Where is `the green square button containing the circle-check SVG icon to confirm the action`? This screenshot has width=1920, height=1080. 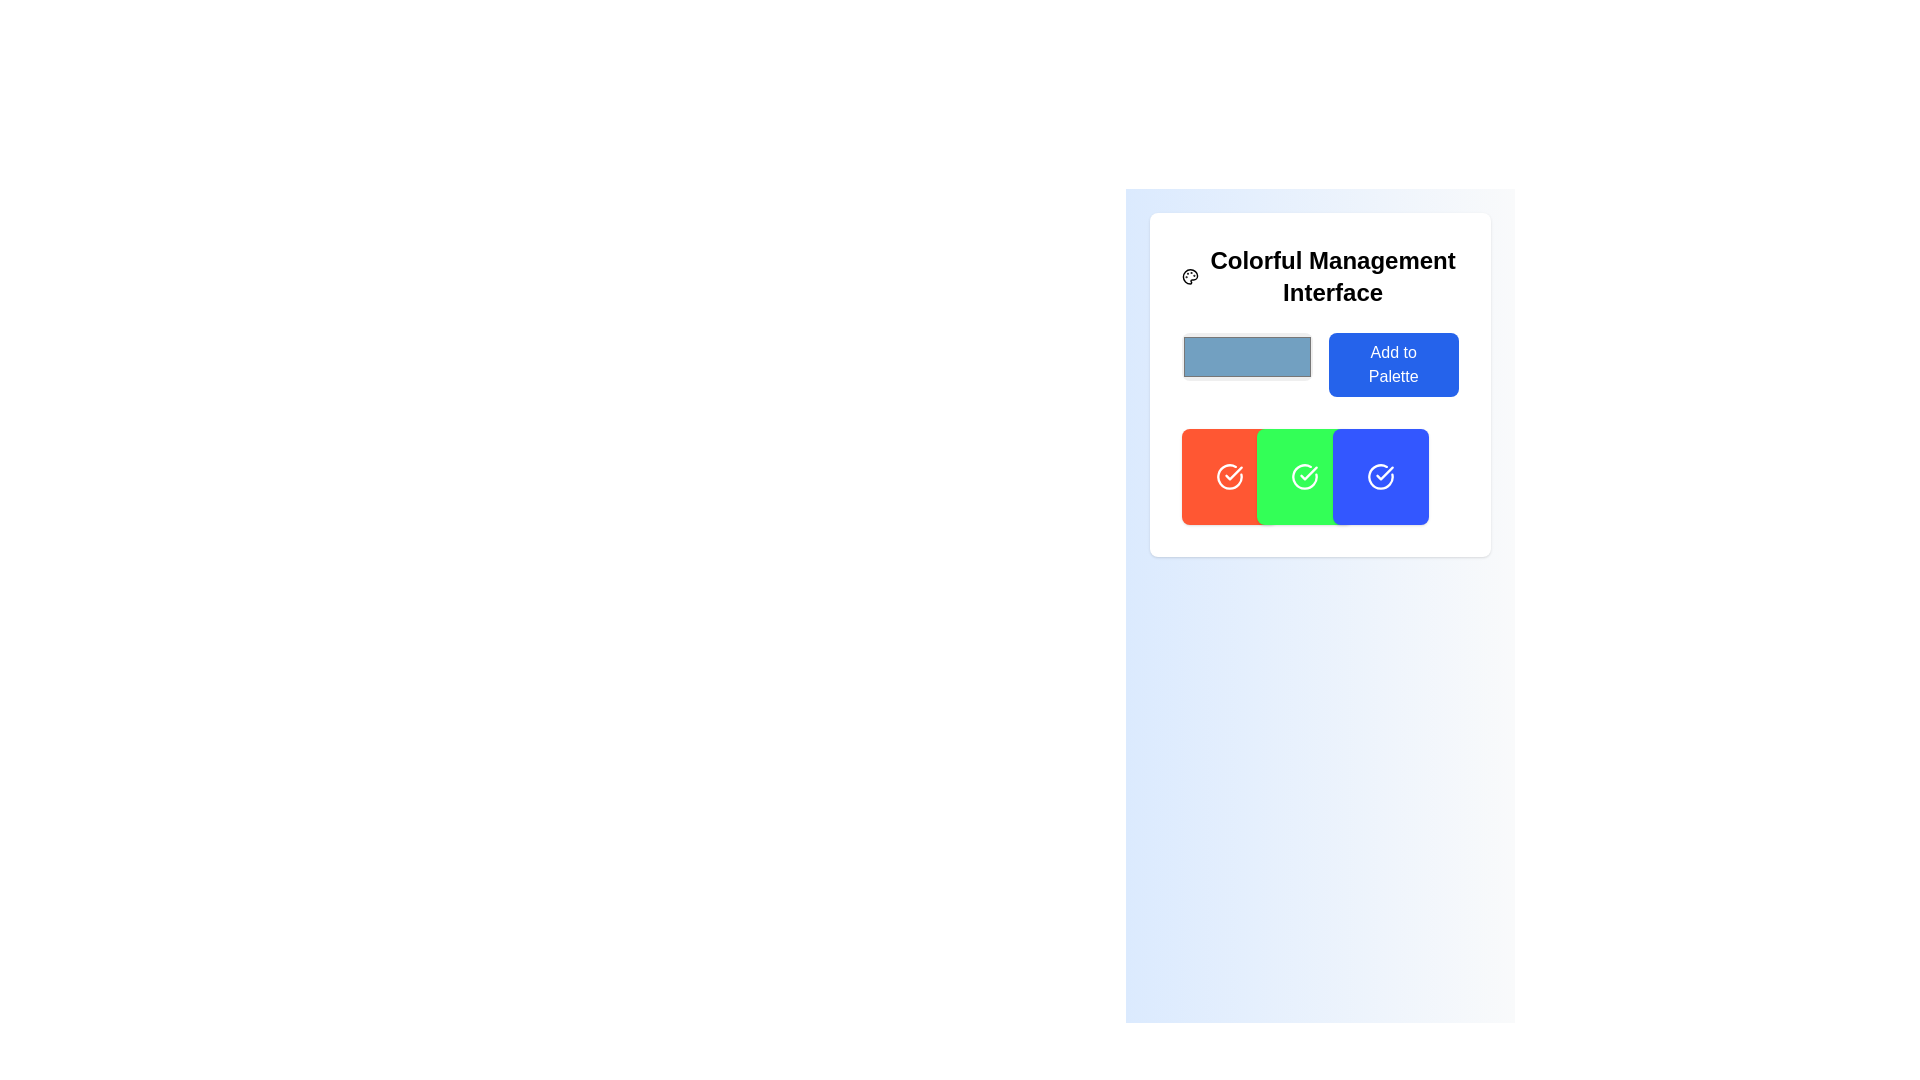 the green square button containing the circle-check SVG icon to confirm the action is located at coordinates (1228, 477).